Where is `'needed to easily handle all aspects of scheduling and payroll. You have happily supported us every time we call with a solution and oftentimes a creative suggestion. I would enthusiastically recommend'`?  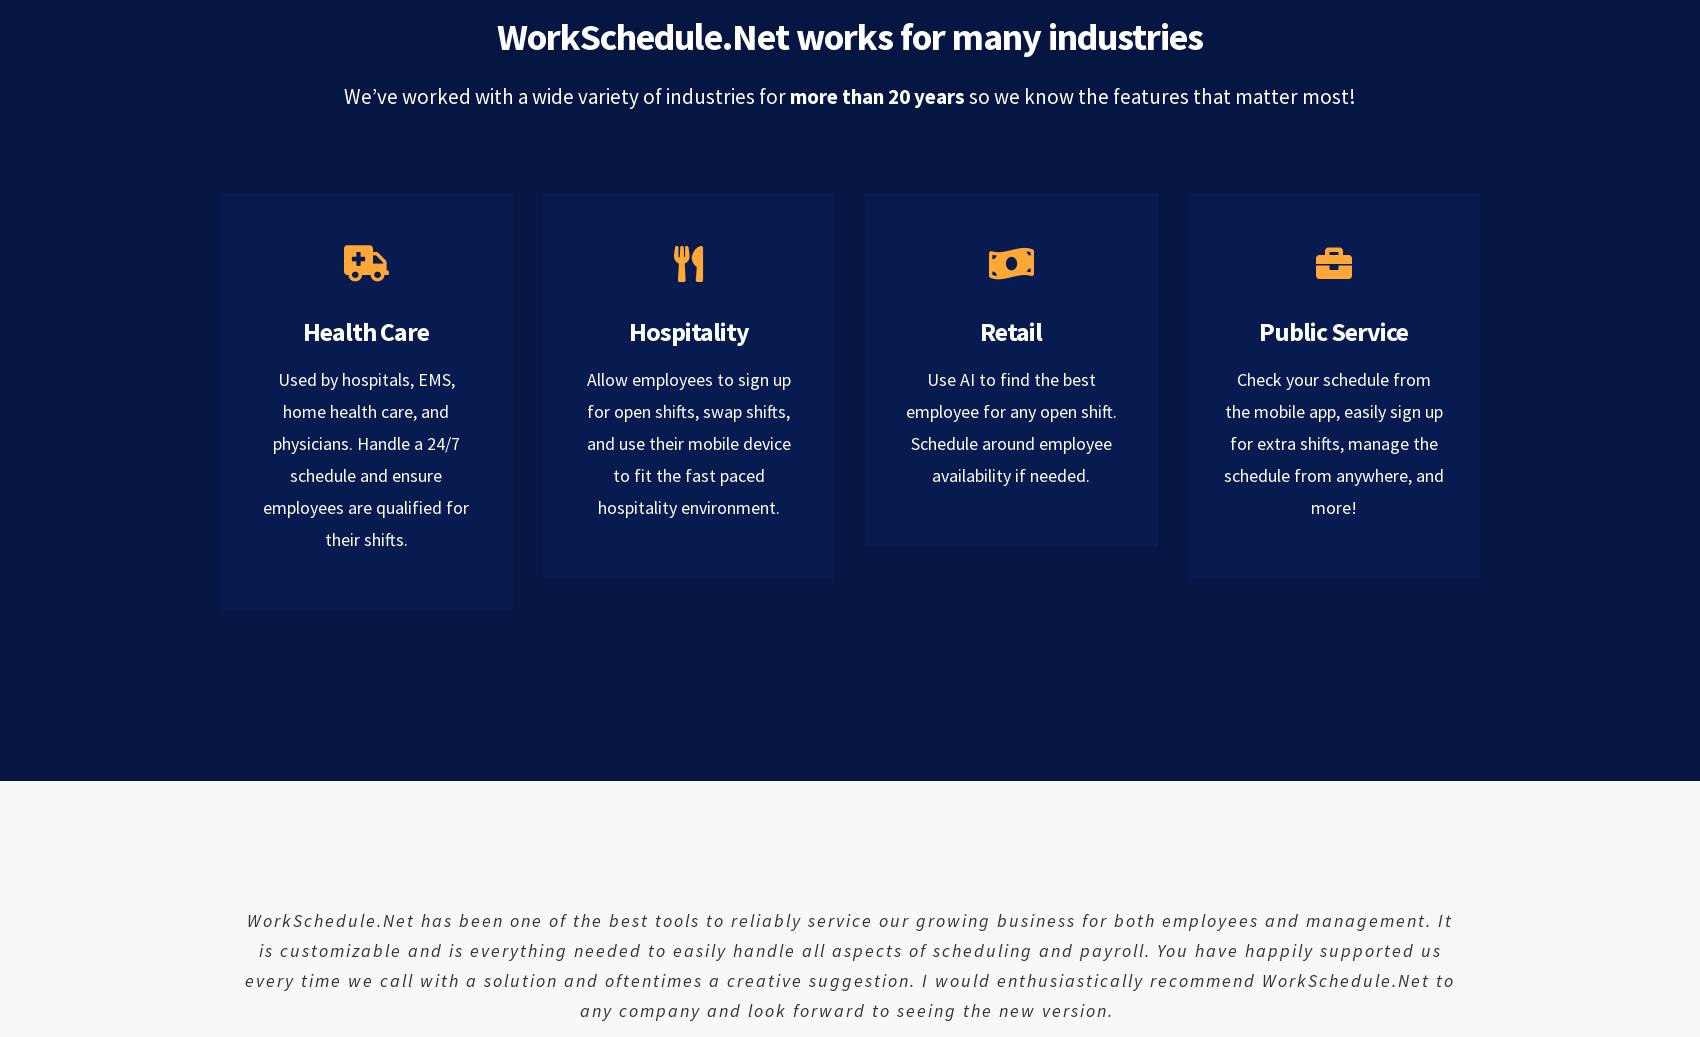
'needed to easily handle all aspects of scheduling and payroll. You have happily supported us every time we call with a solution and oftentimes a creative suggestion. I would enthusiastically recommend' is located at coordinates (842, 964).